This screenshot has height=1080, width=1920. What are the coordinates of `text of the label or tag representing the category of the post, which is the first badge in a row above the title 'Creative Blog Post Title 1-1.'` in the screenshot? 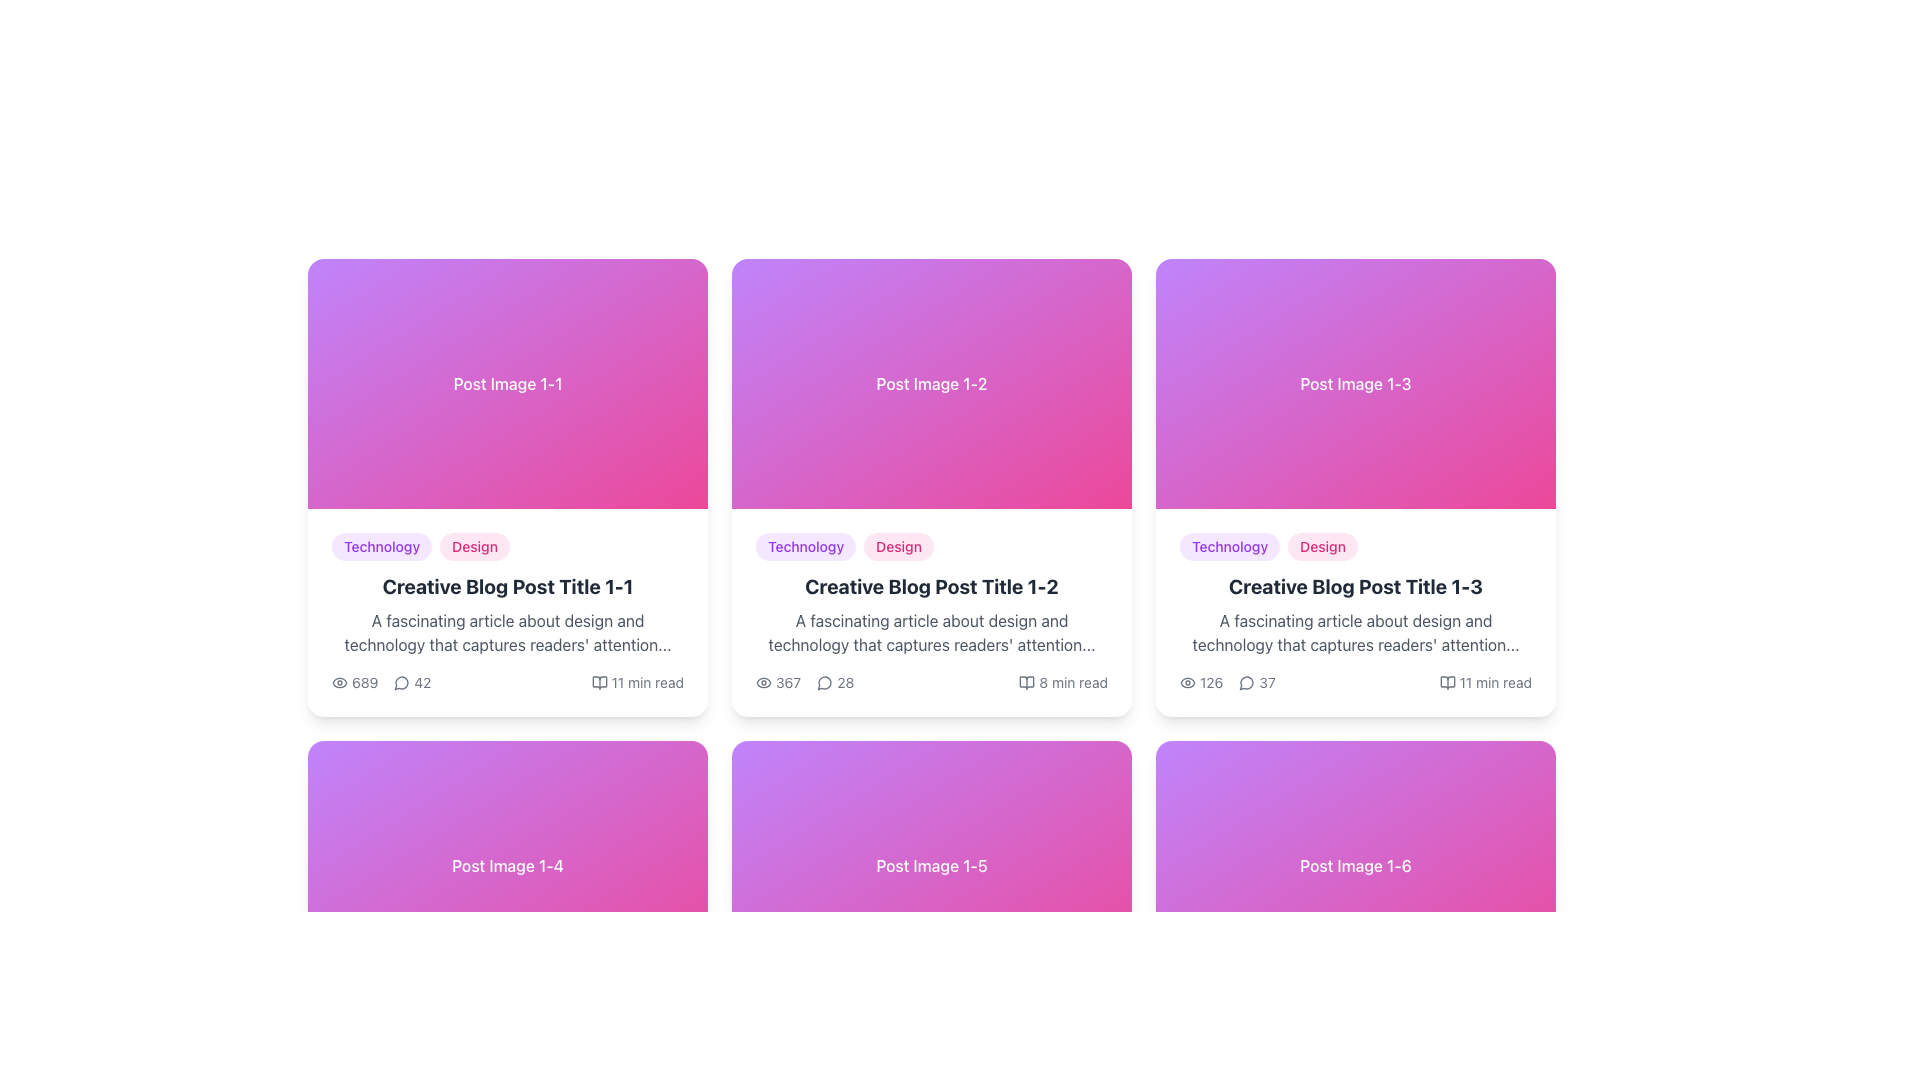 It's located at (382, 547).